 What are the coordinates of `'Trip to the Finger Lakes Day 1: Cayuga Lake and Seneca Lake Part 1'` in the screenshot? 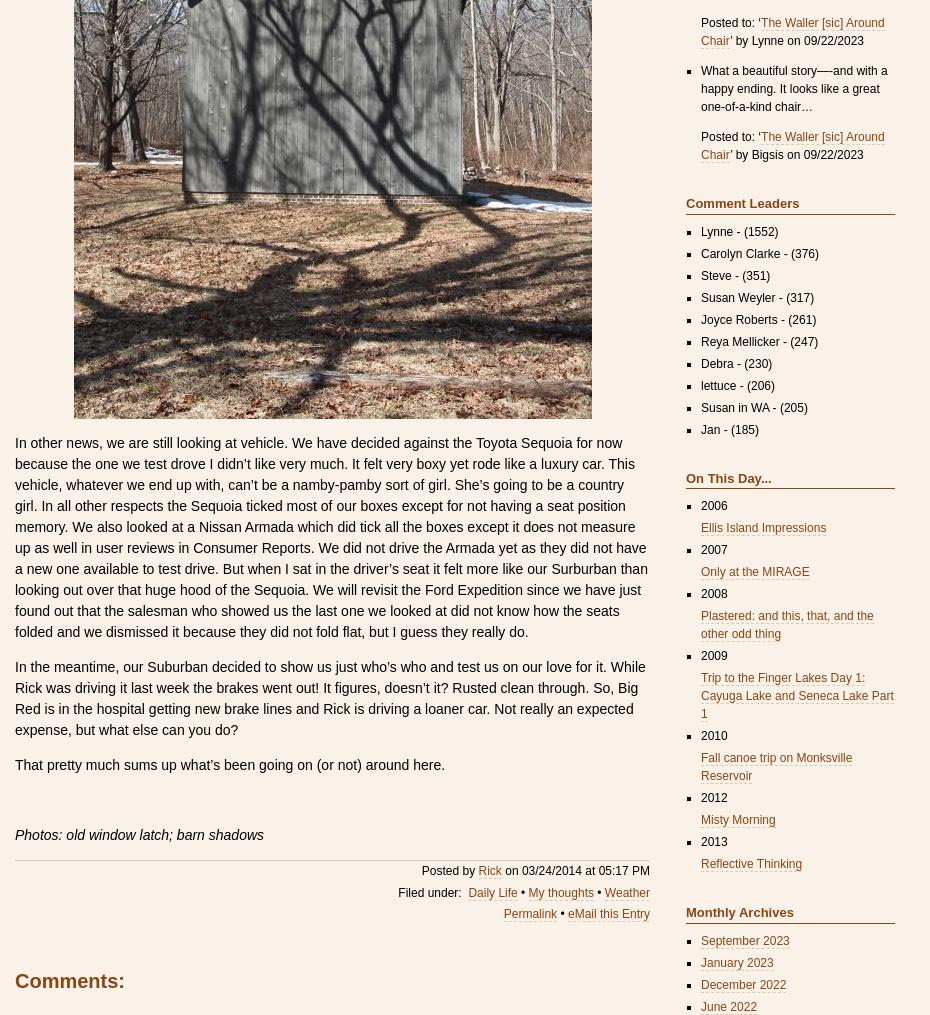 It's located at (796, 695).